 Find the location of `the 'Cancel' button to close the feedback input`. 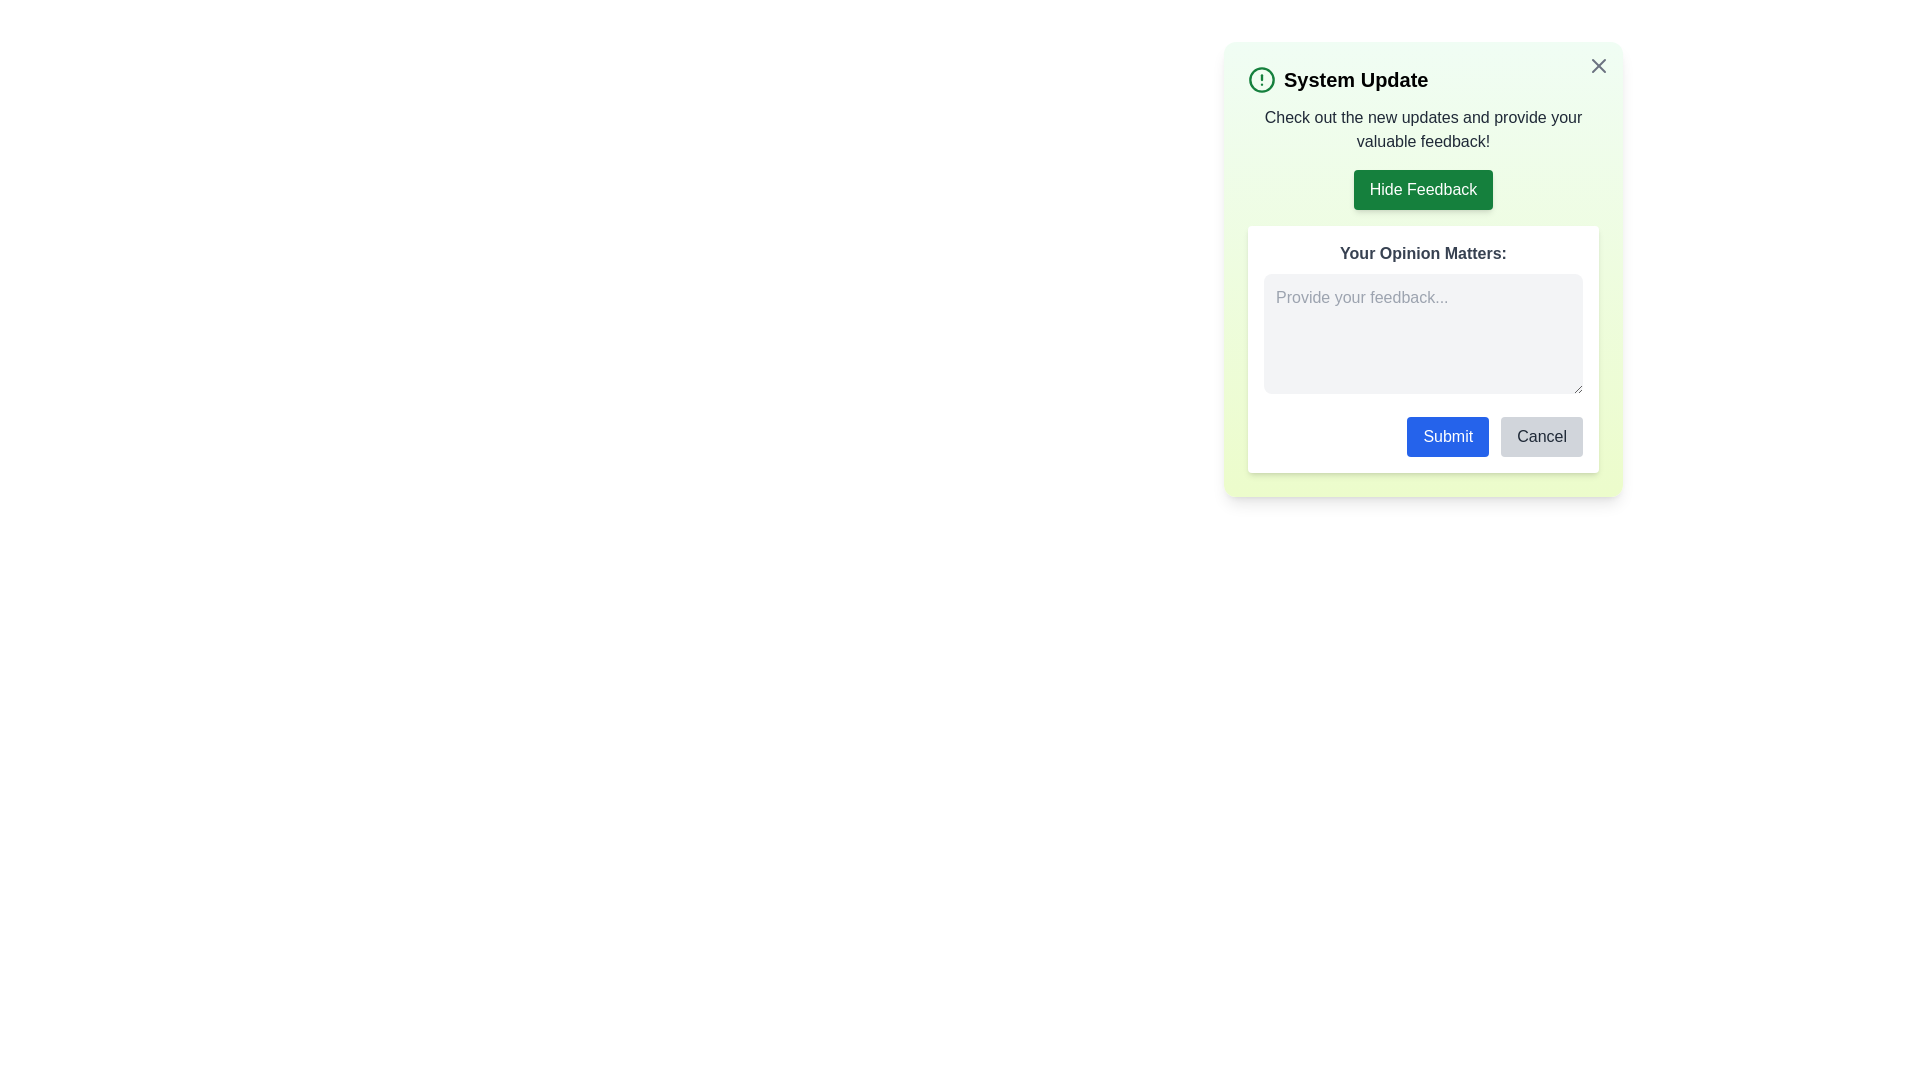

the 'Cancel' button to close the feedback input is located at coordinates (1540, 435).